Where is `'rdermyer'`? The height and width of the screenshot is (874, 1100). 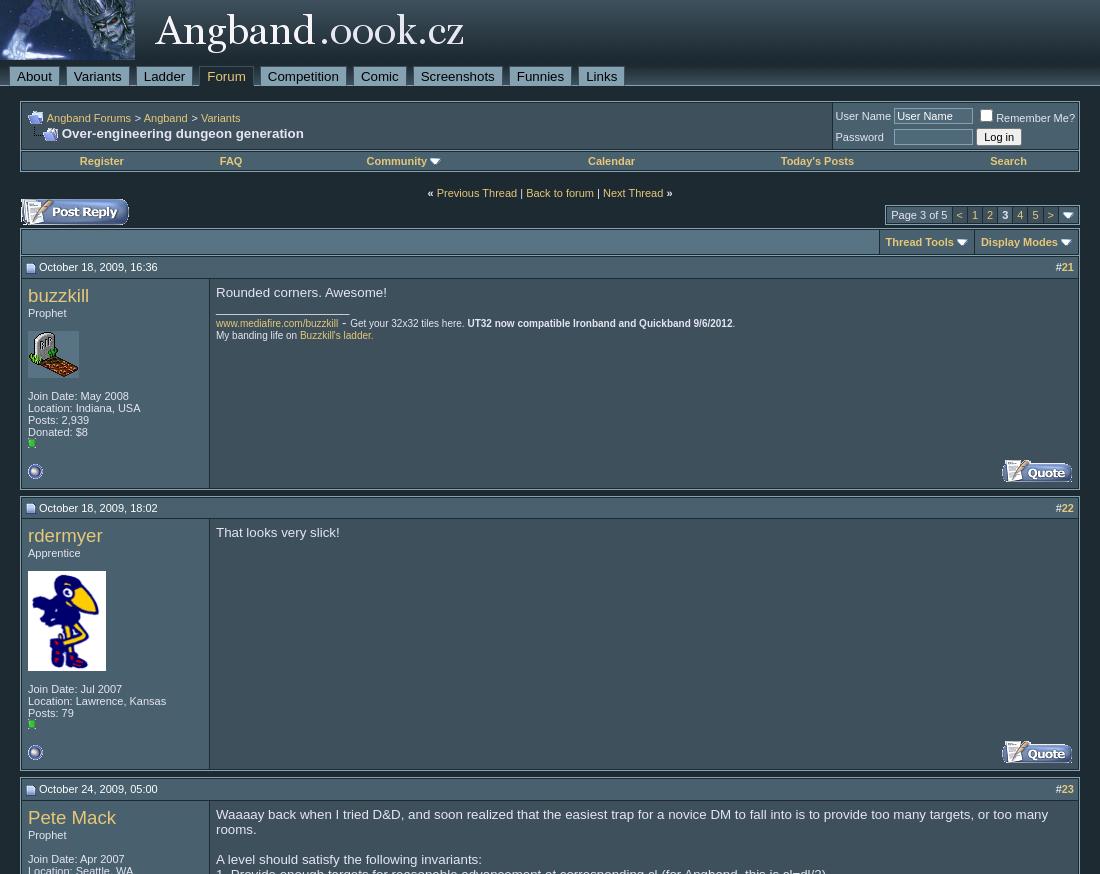
'rdermyer' is located at coordinates (64, 535).